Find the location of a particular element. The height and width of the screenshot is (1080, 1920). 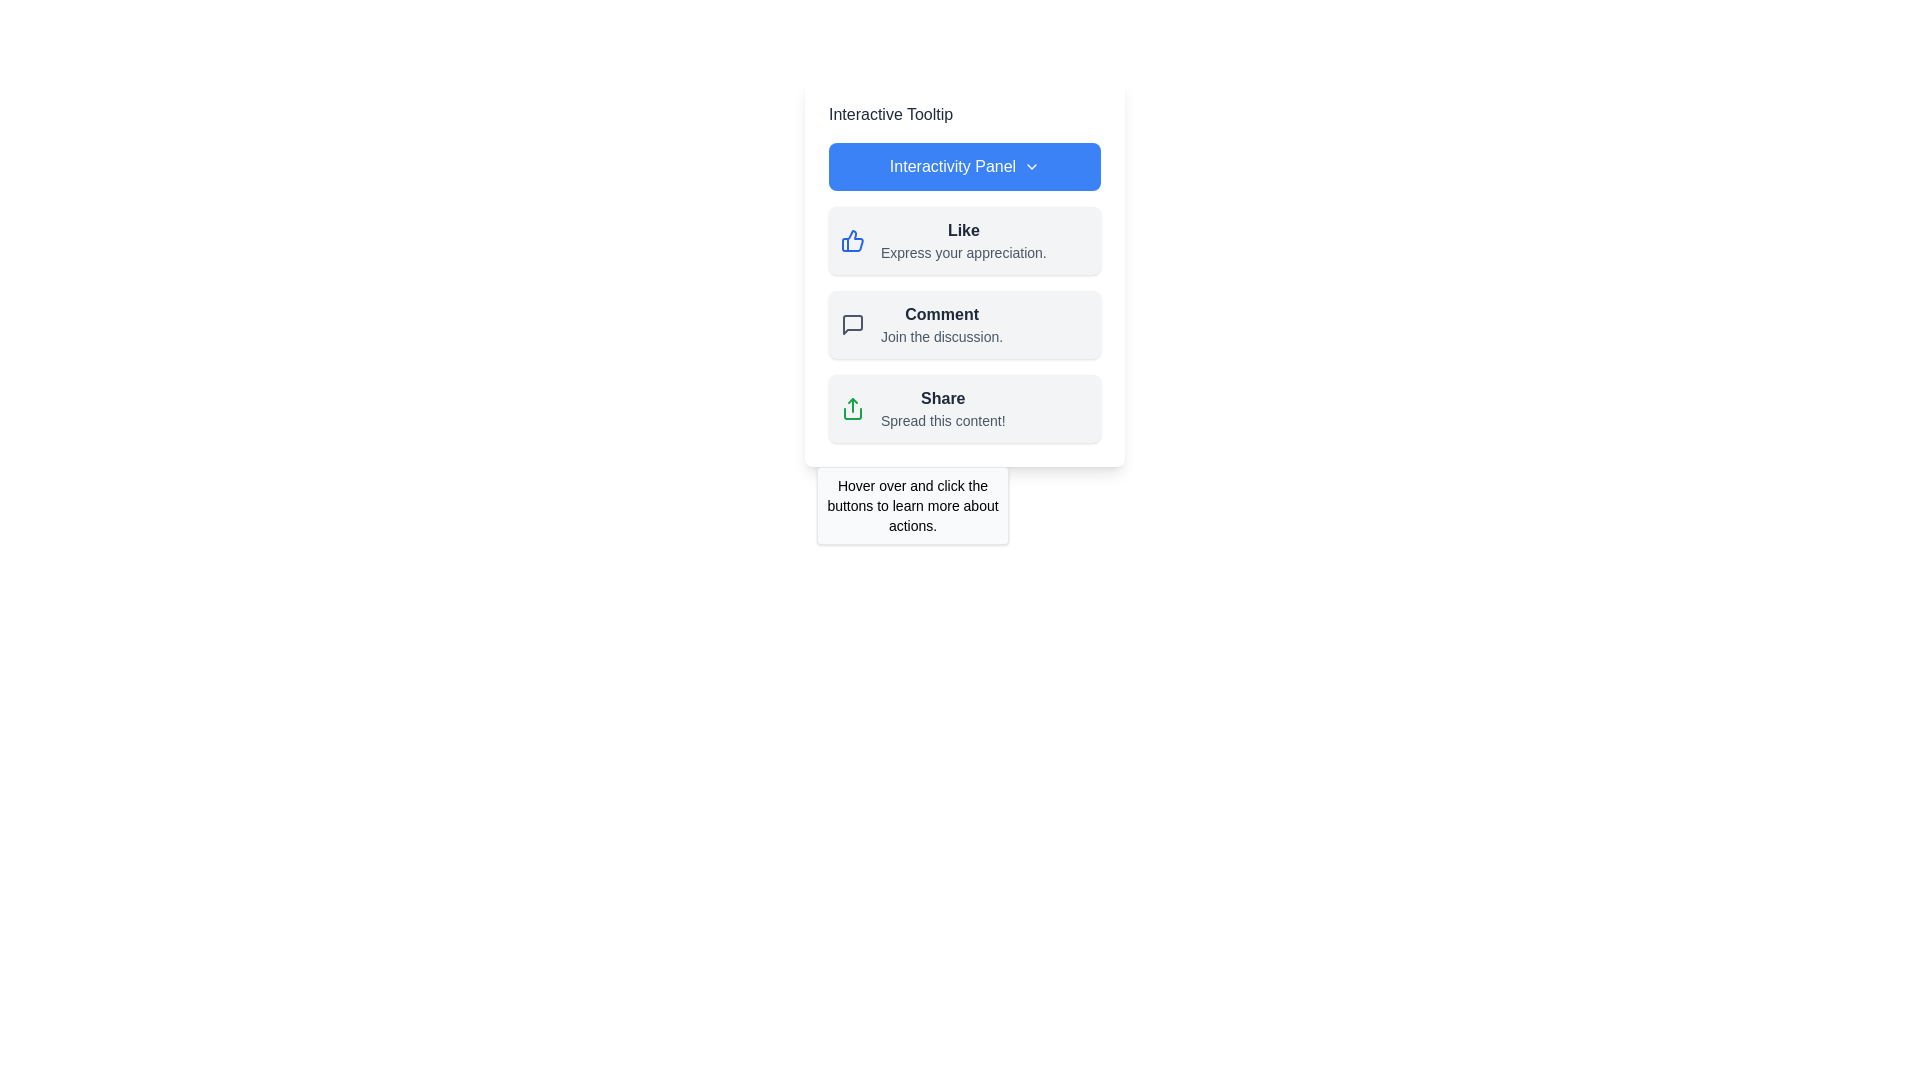

the comment button, which is the second item in a vertical list of interactive options is located at coordinates (964, 323).